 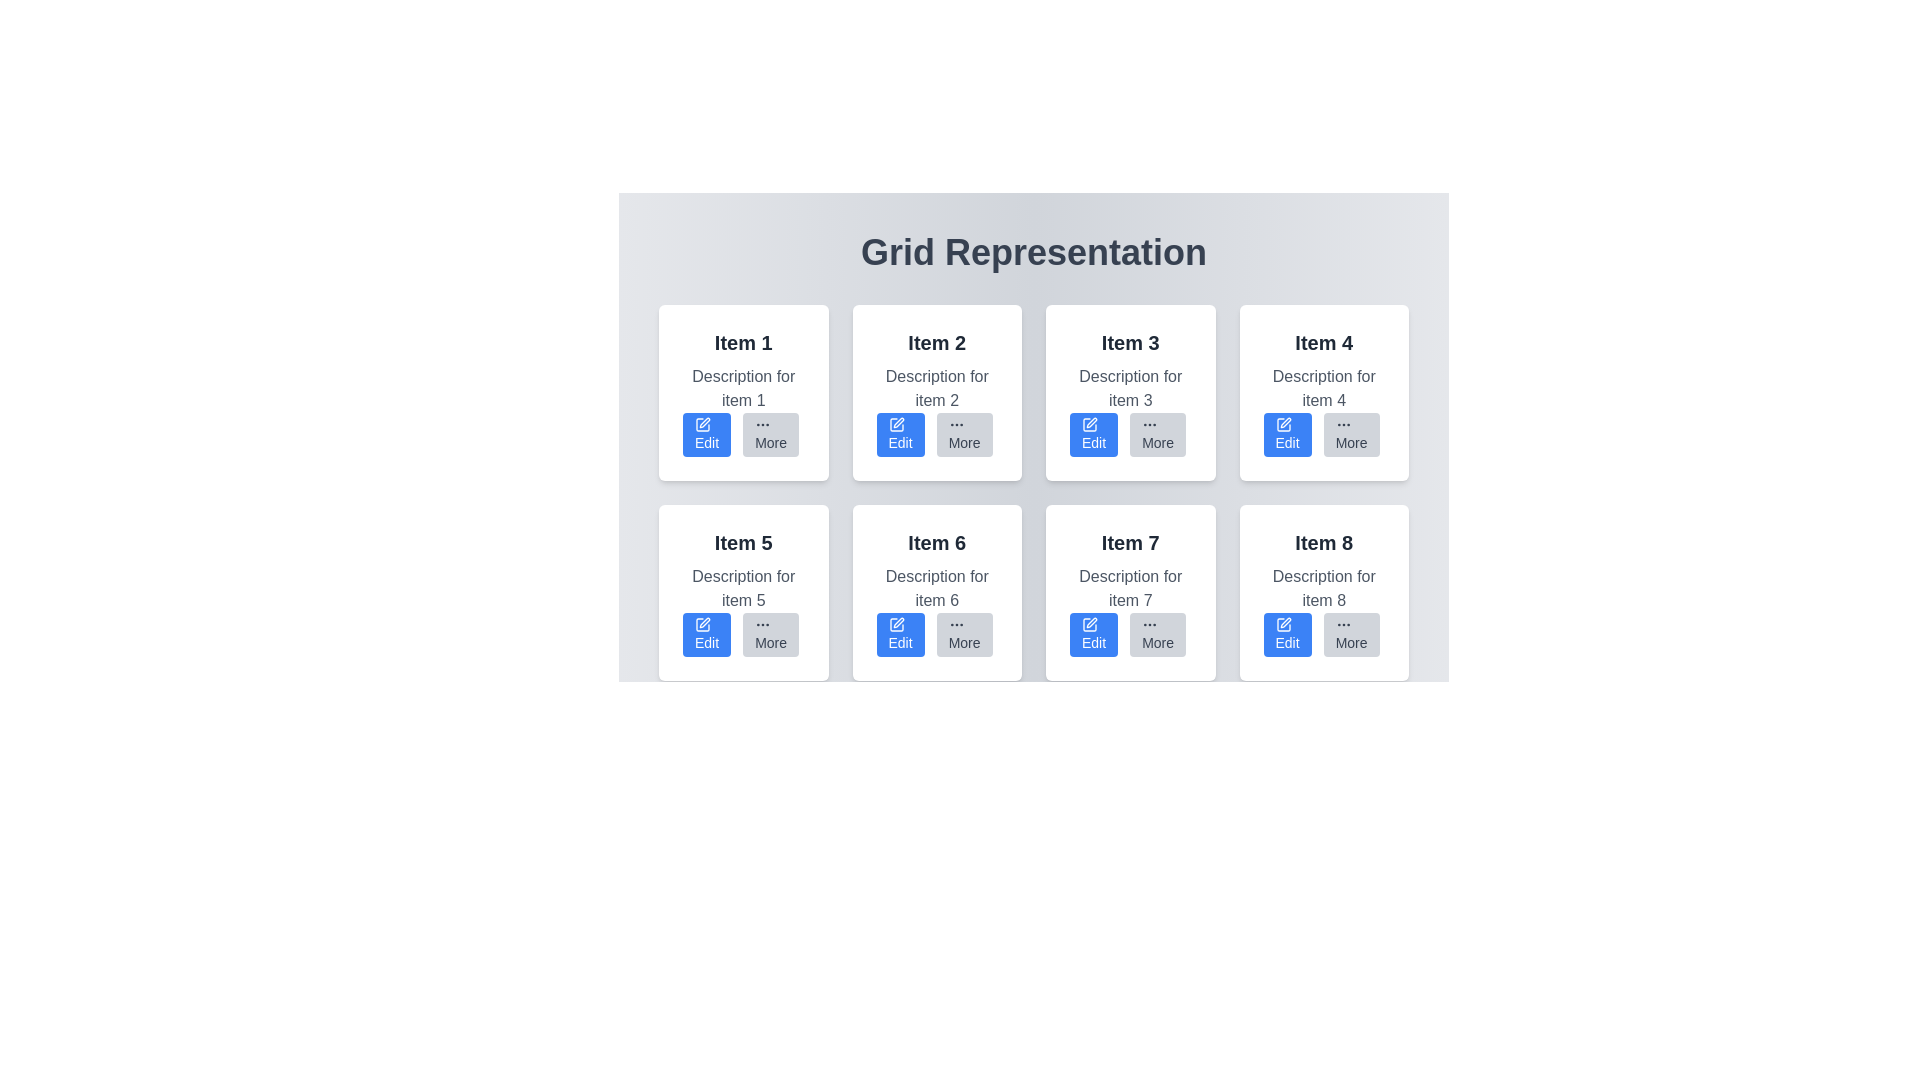 What do you see at coordinates (955, 623) in the screenshot?
I see `the dropdown icon associated with the 'More' button in the 'Item 6' card` at bounding box center [955, 623].